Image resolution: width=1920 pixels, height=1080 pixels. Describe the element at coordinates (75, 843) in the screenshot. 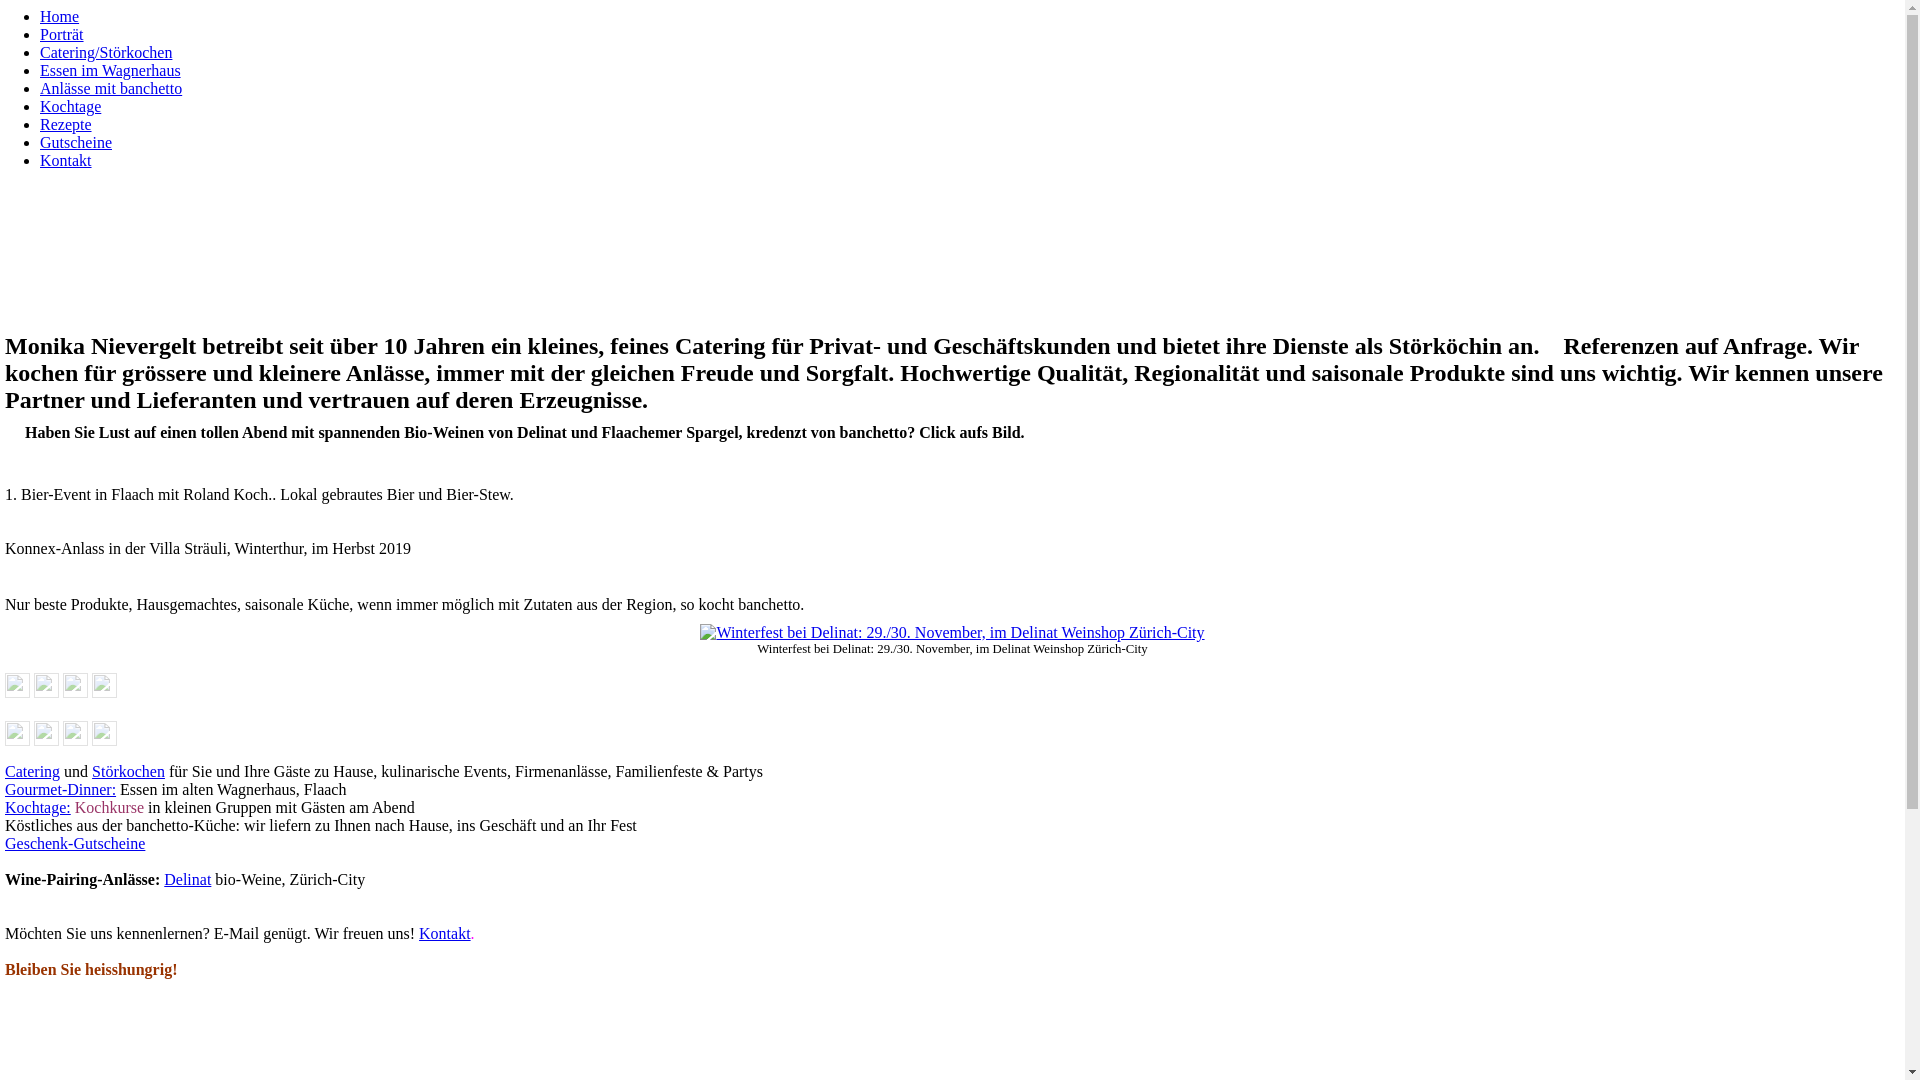

I see `'Geschenk-Gutscheine'` at that location.